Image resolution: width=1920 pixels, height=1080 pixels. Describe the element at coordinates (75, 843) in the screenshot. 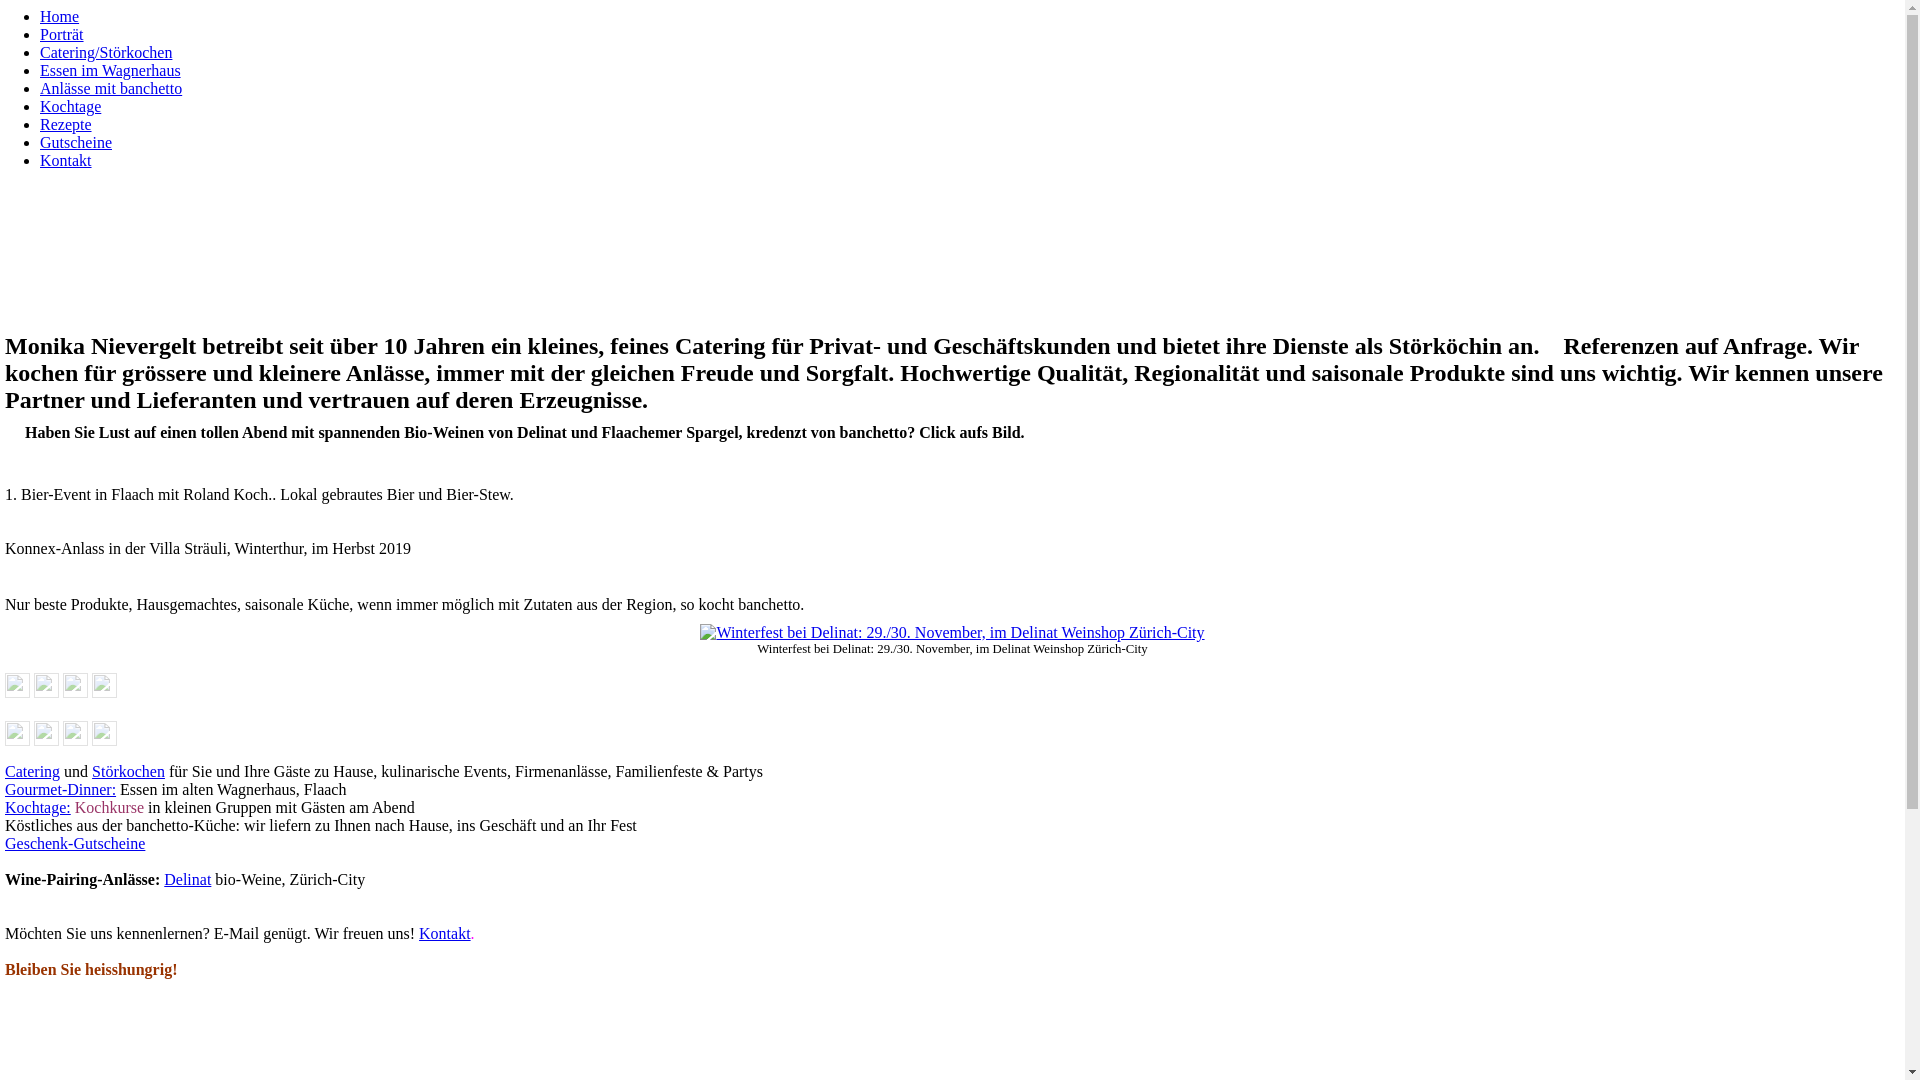

I see `'Geschenk-Gutscheine'` at that location.